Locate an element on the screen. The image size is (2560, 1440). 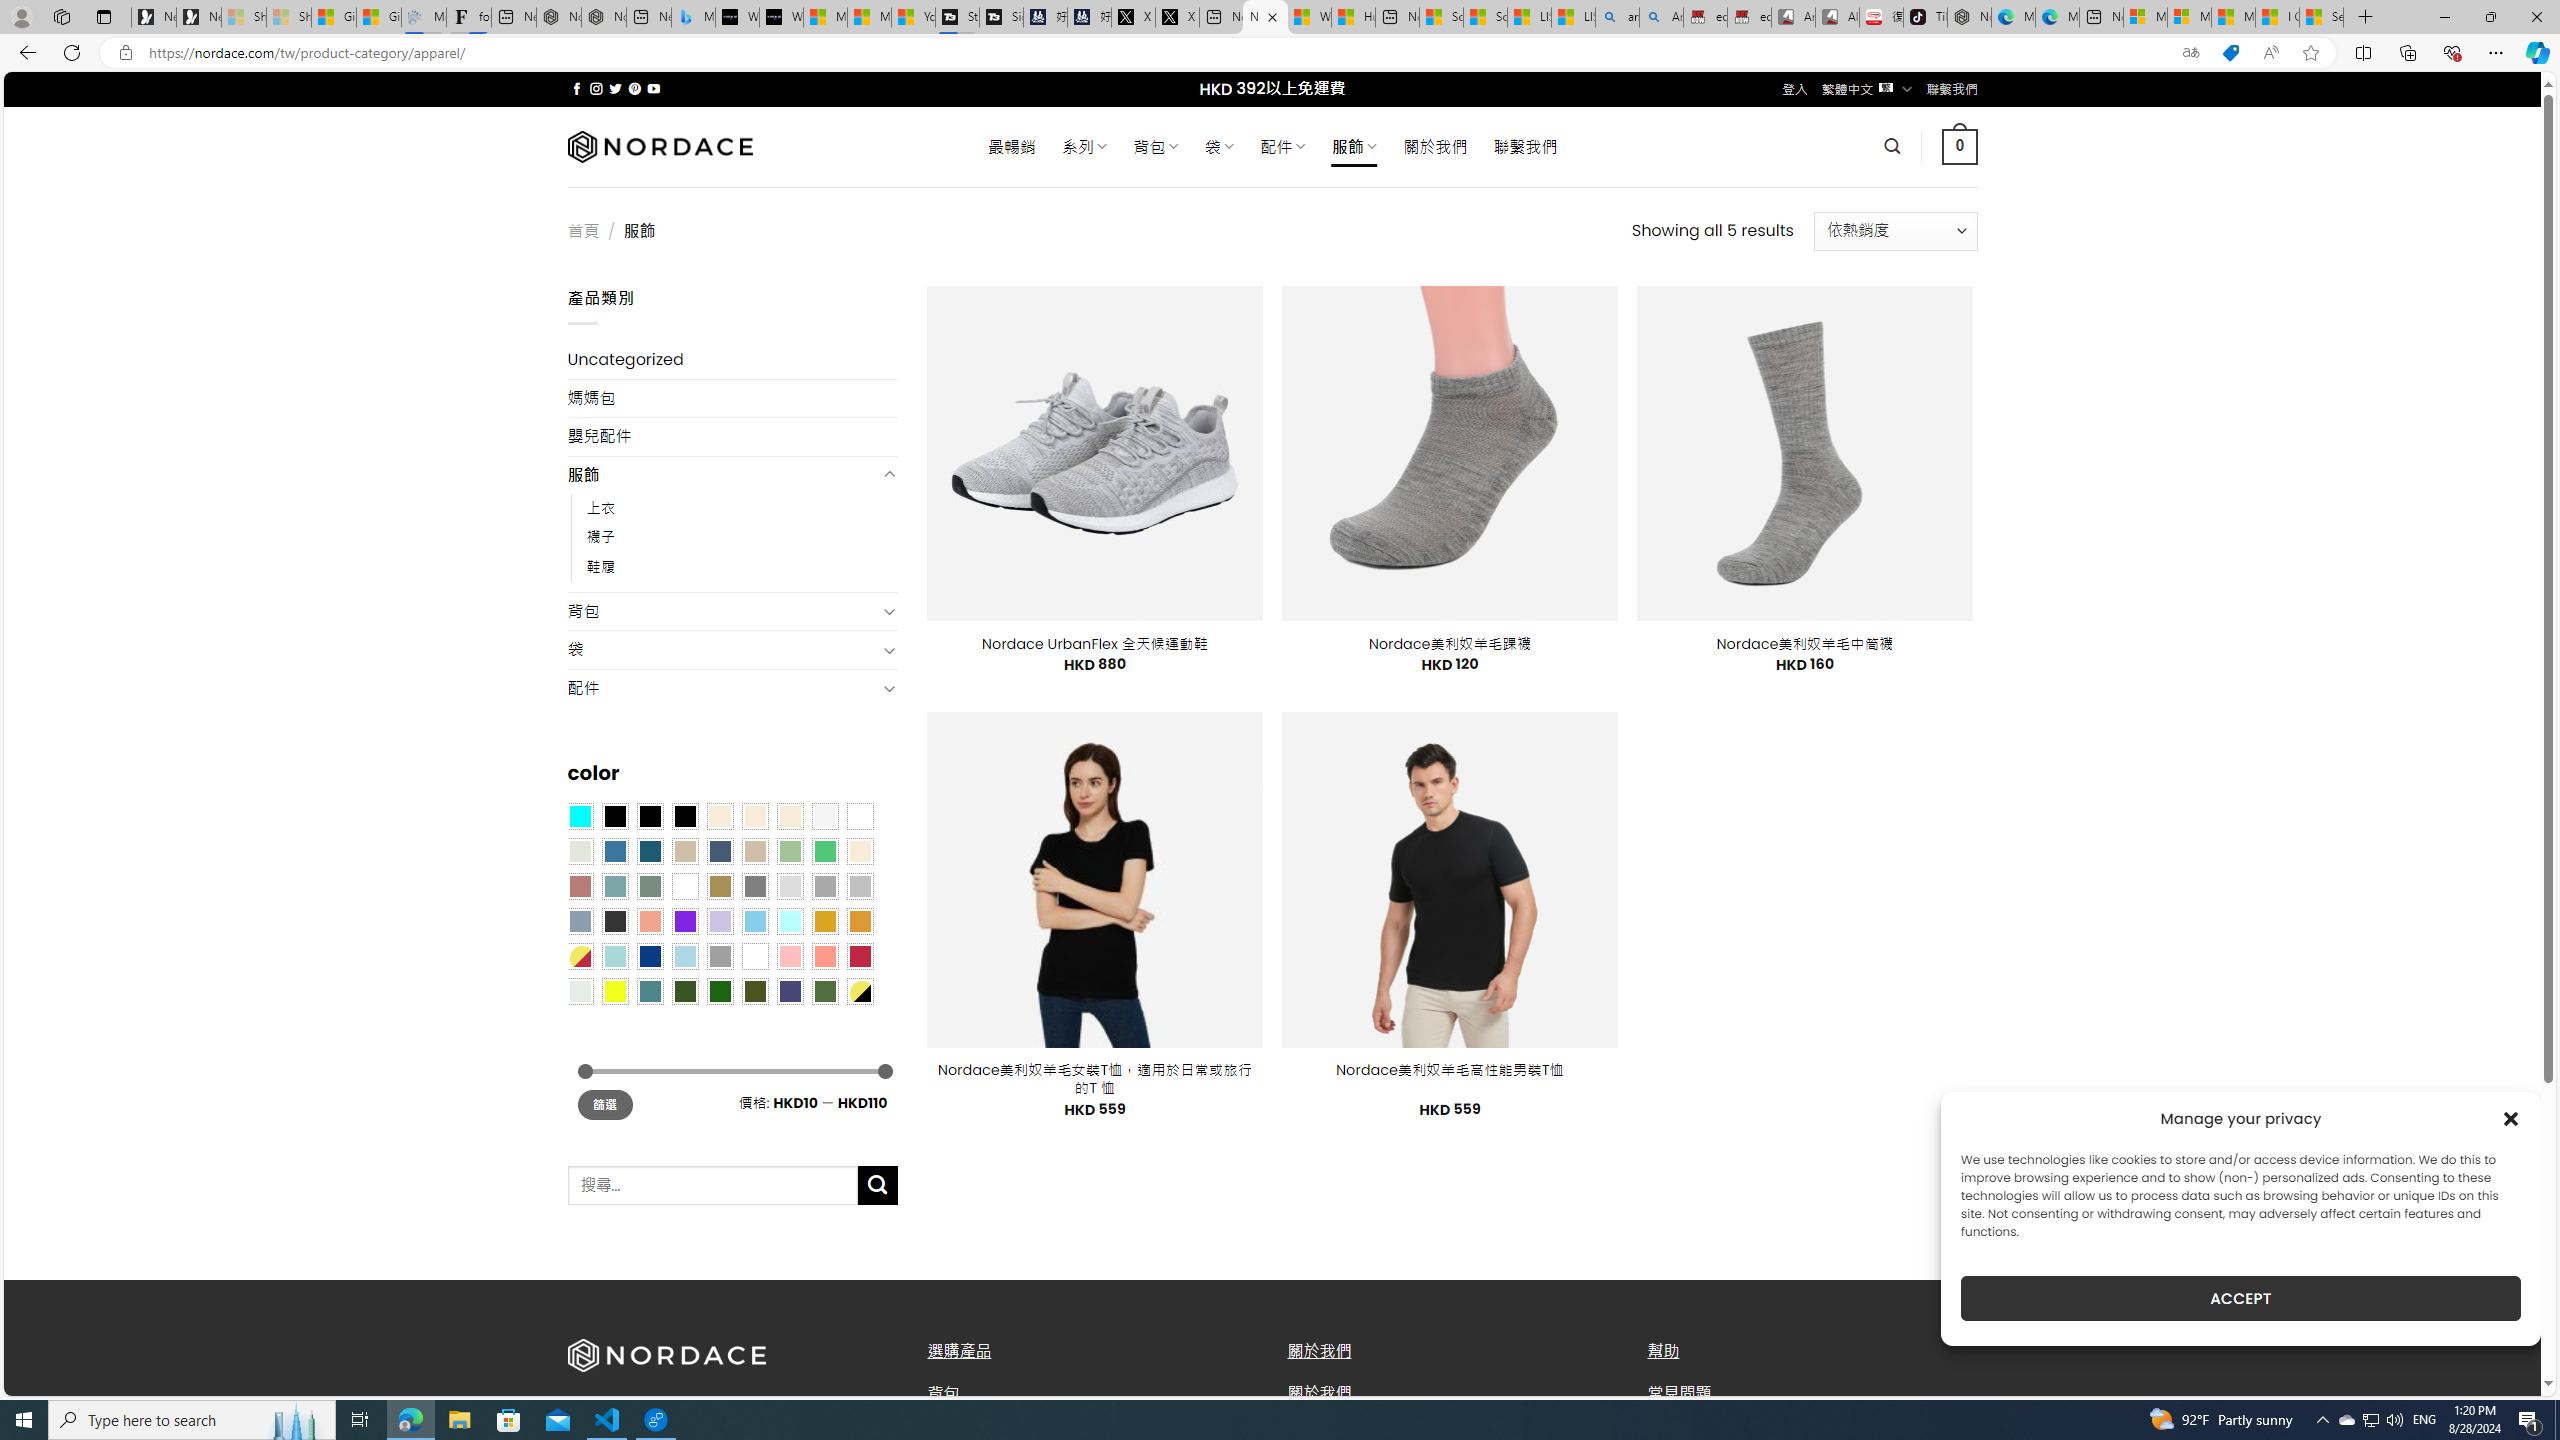
'Nordace - #1 Japanese Best-Seller - Siena Smart Backpack' is located at coordinates (603, 16).